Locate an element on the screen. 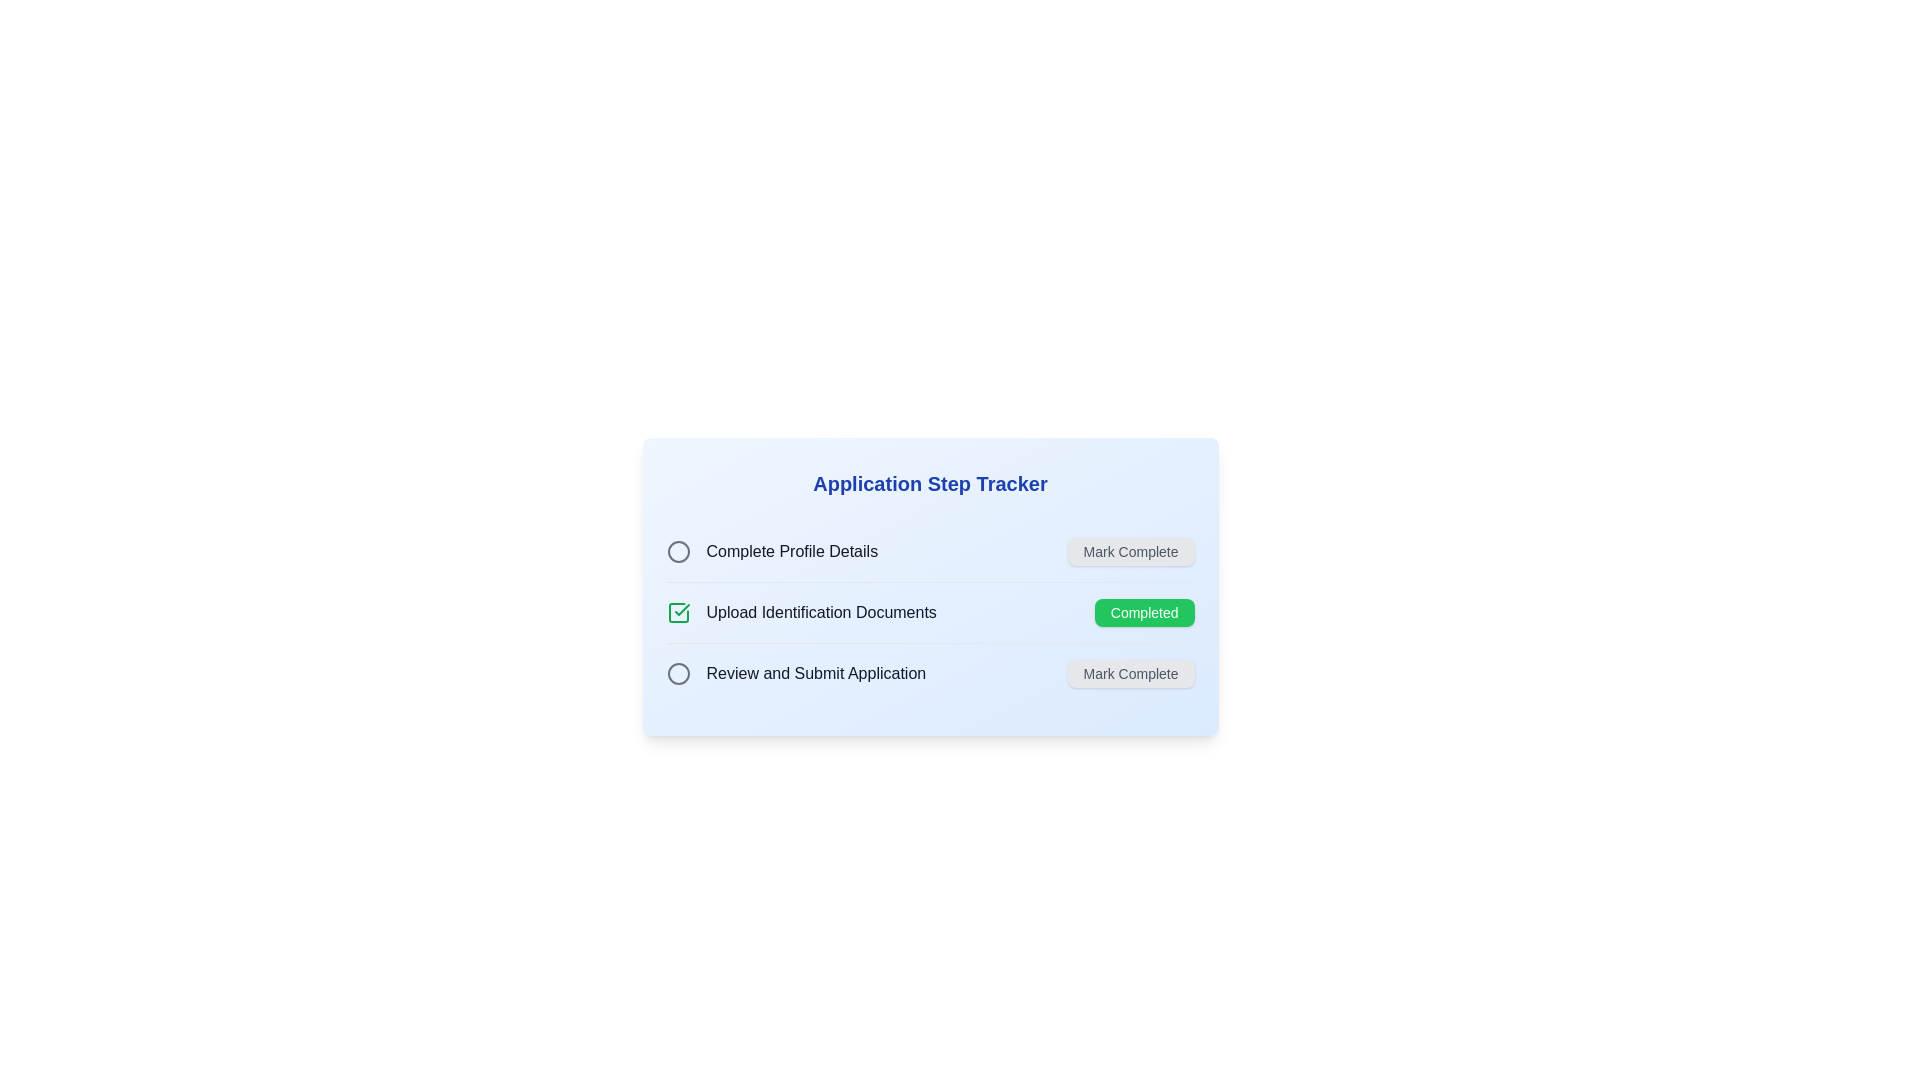 The height and width of the screenshot is (1080, 1920). the completion status button for the 'Upload Identification Documents' task in the second row of the 'Application Step Tracker' interface to acknowledge or confirm the status is located at coordinates (1144, 612).